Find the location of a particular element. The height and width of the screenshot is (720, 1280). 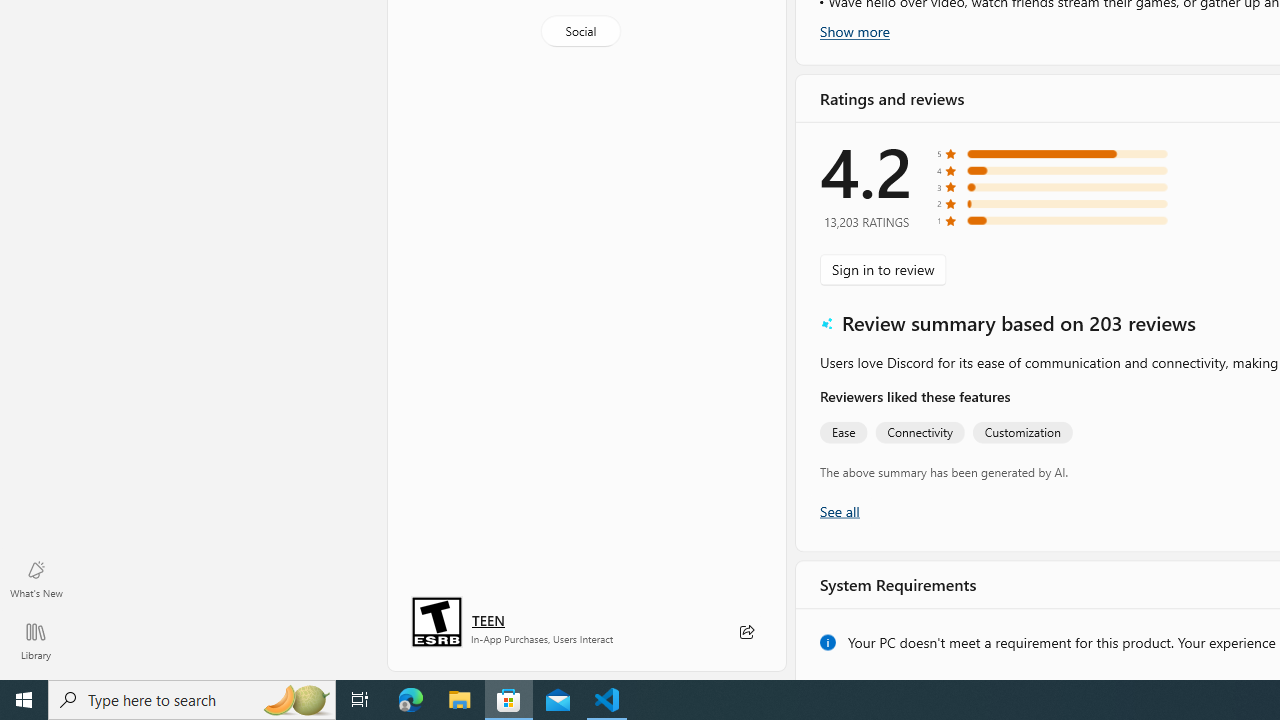

'Library' is located at coordinates (35, 640).